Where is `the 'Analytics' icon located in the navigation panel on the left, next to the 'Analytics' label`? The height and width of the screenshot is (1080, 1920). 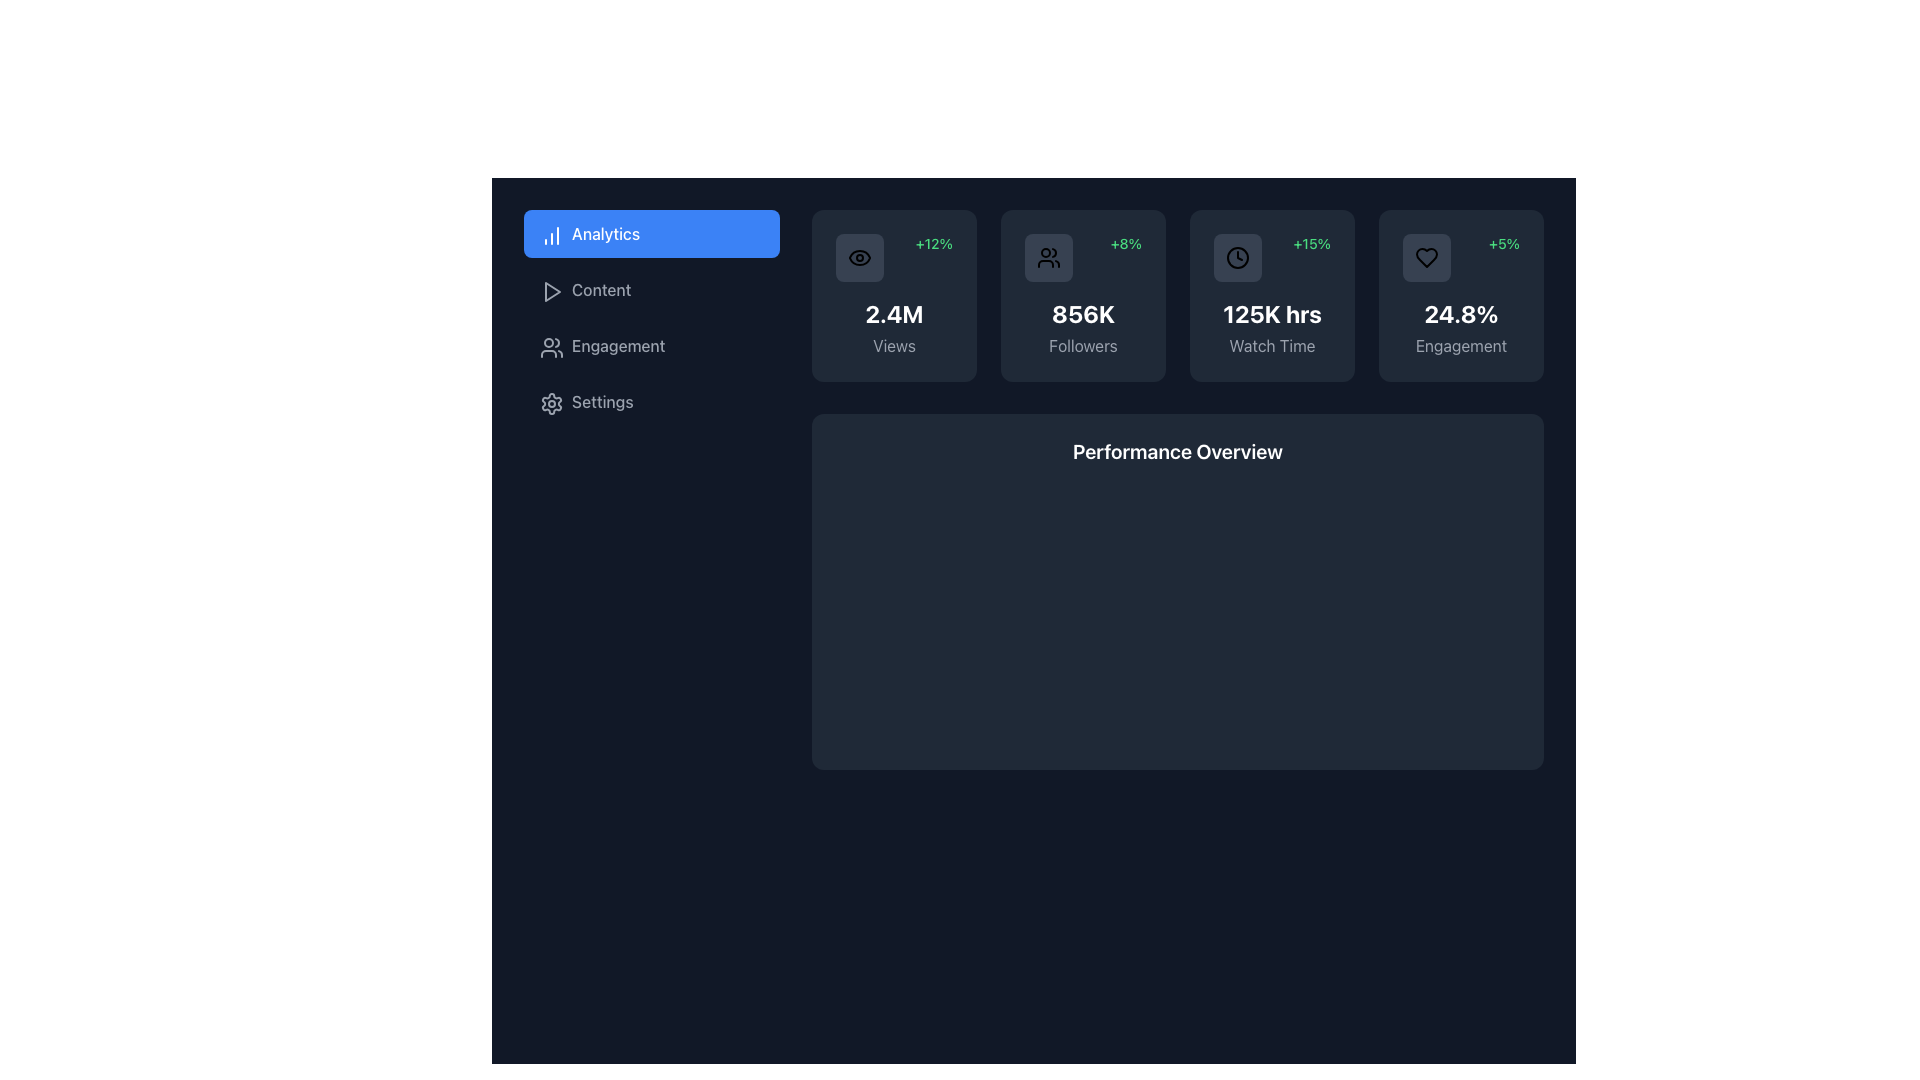
the 'Analytics' icon located in the navigation panel on the left, next to the 'Analytics' label is located at coordinates (552, 234).